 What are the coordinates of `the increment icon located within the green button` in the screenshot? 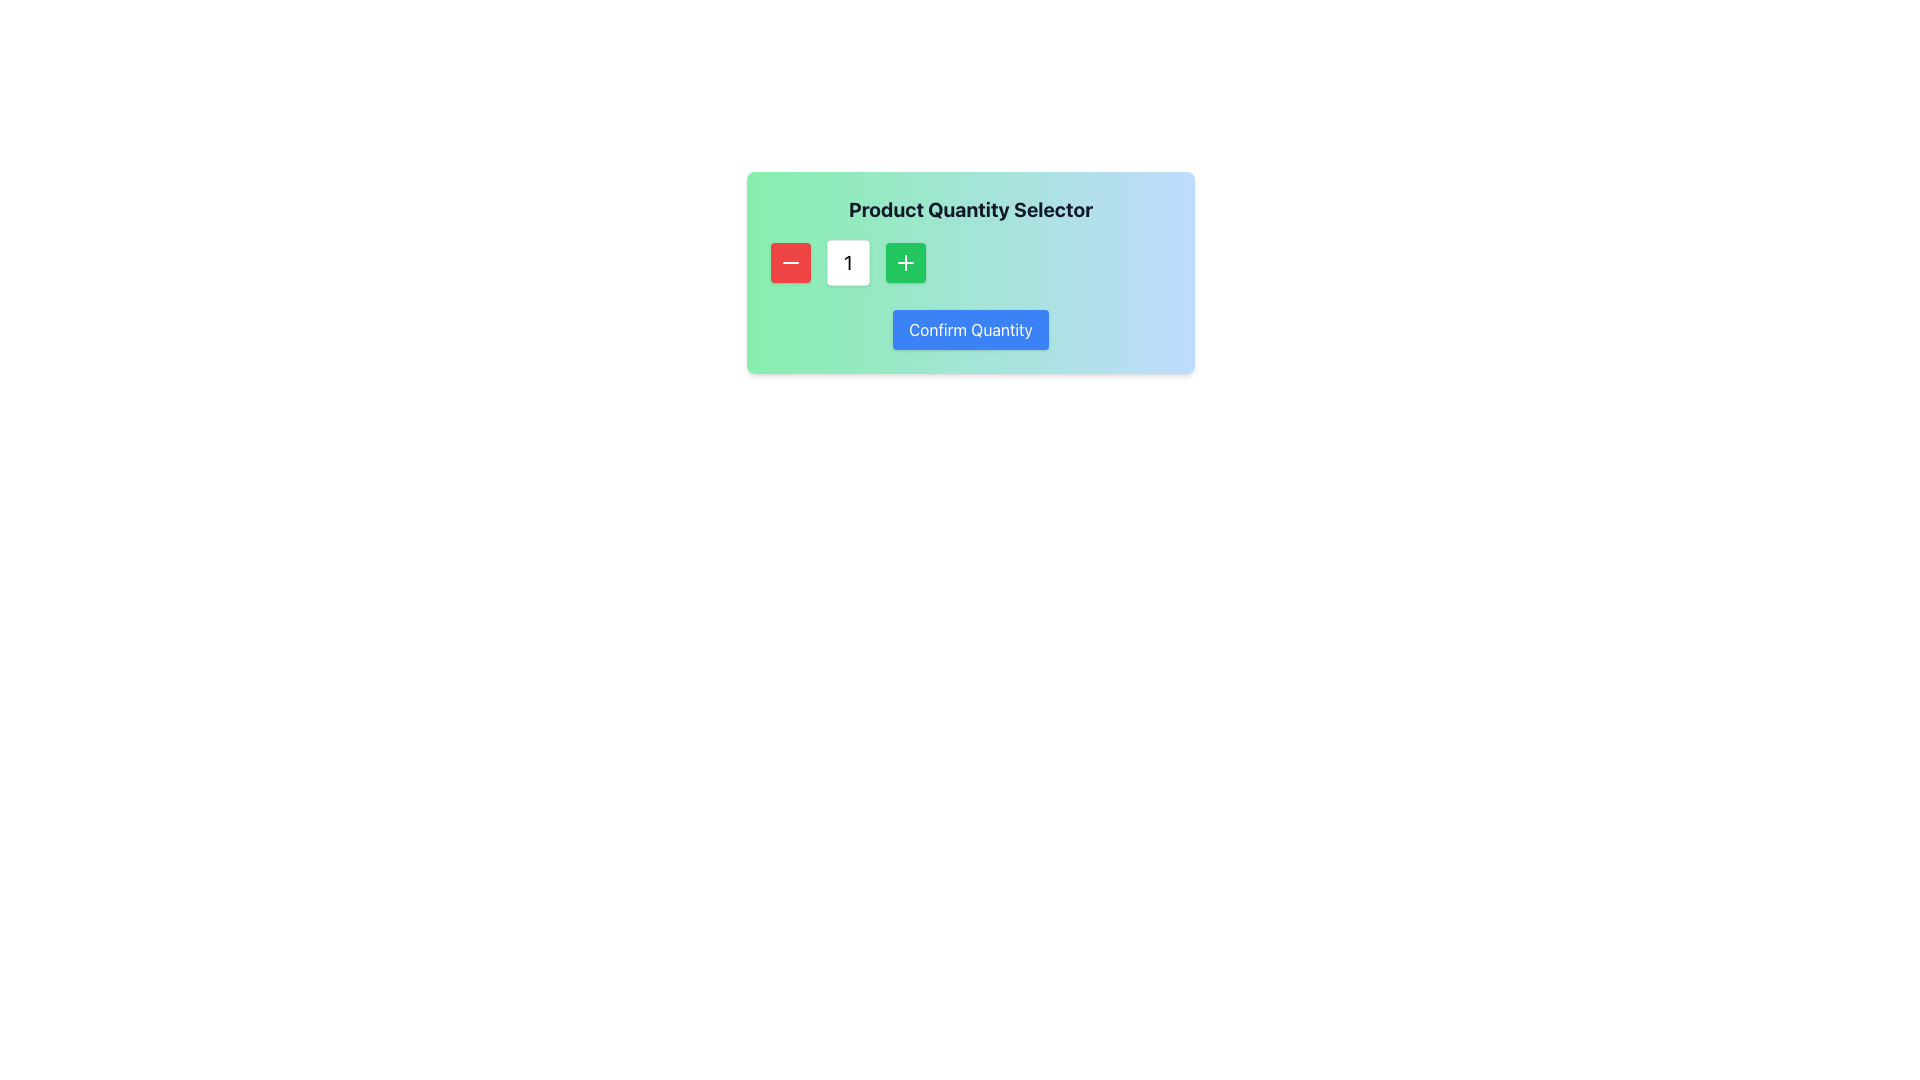 It's located at (904, 261).